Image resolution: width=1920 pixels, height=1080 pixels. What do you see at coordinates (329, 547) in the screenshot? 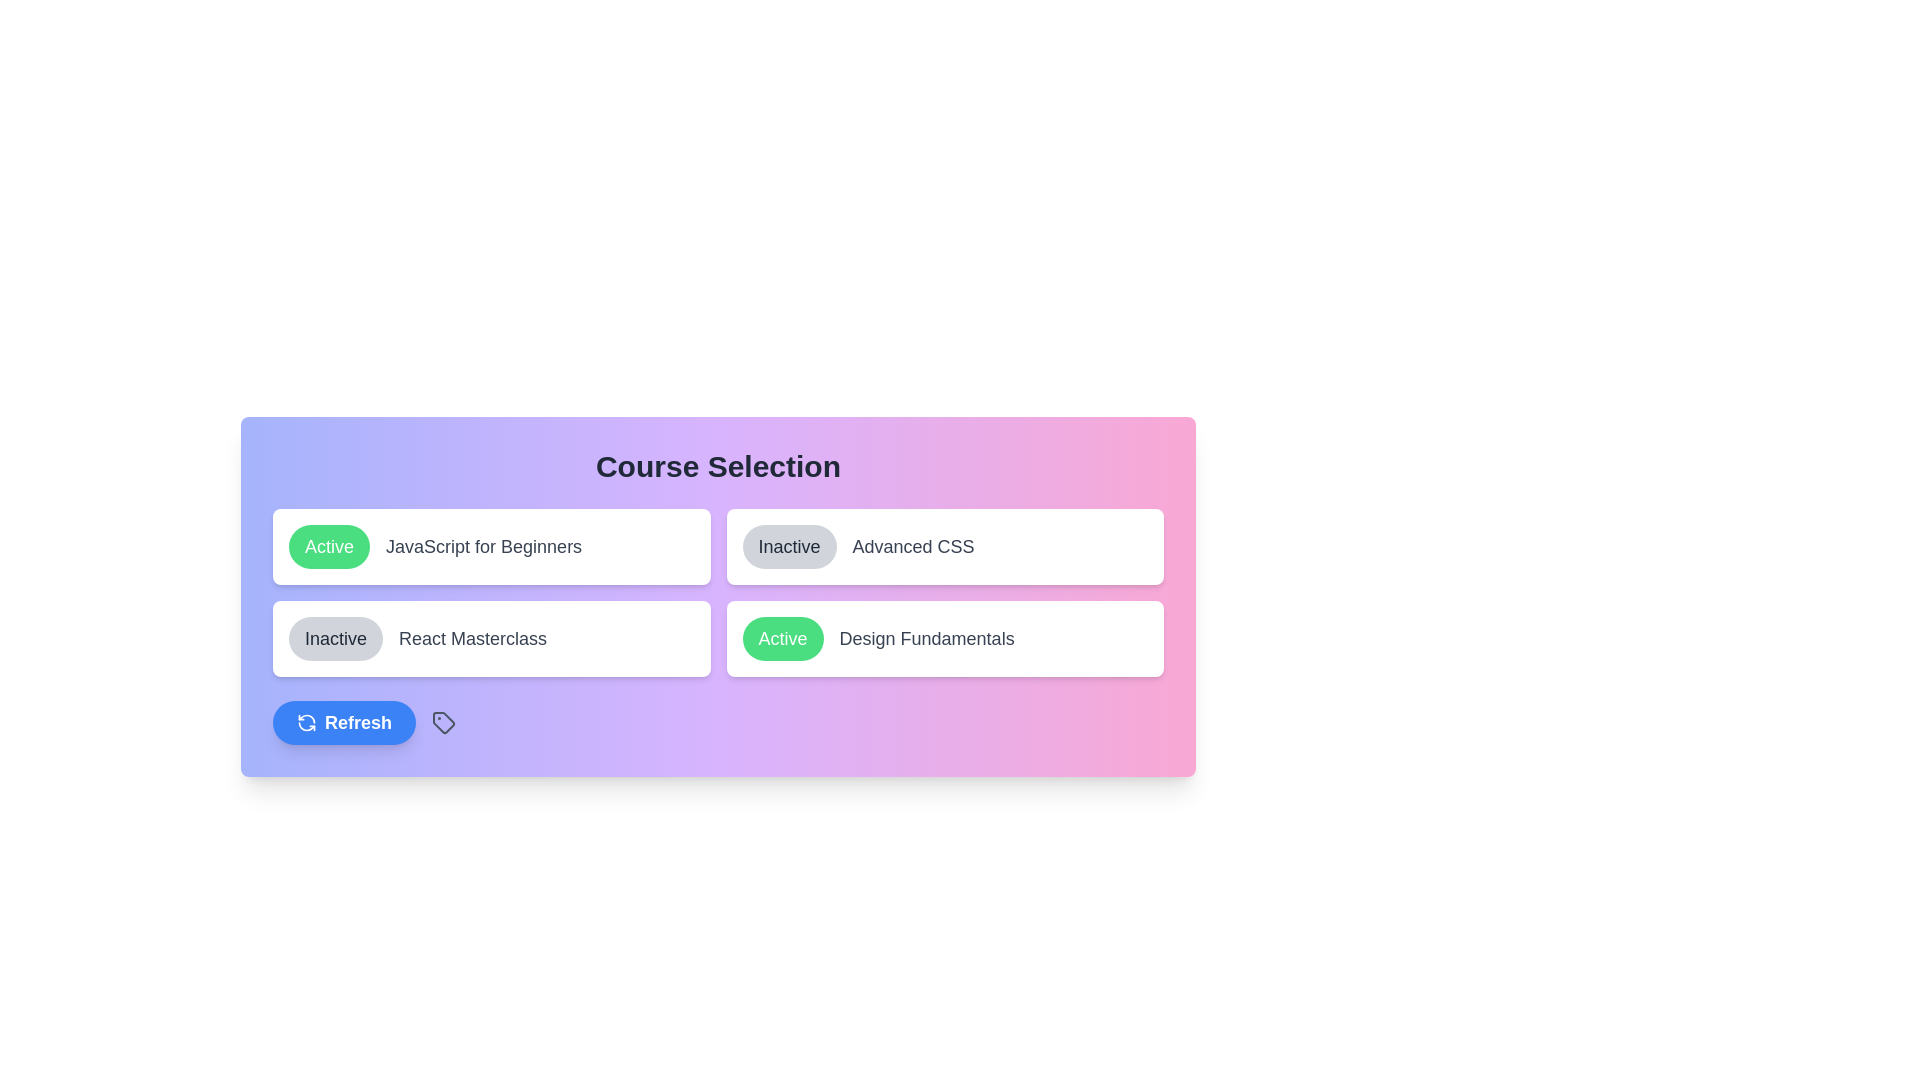
I see `the green 'Active' button` at bounding box center [329, 547].